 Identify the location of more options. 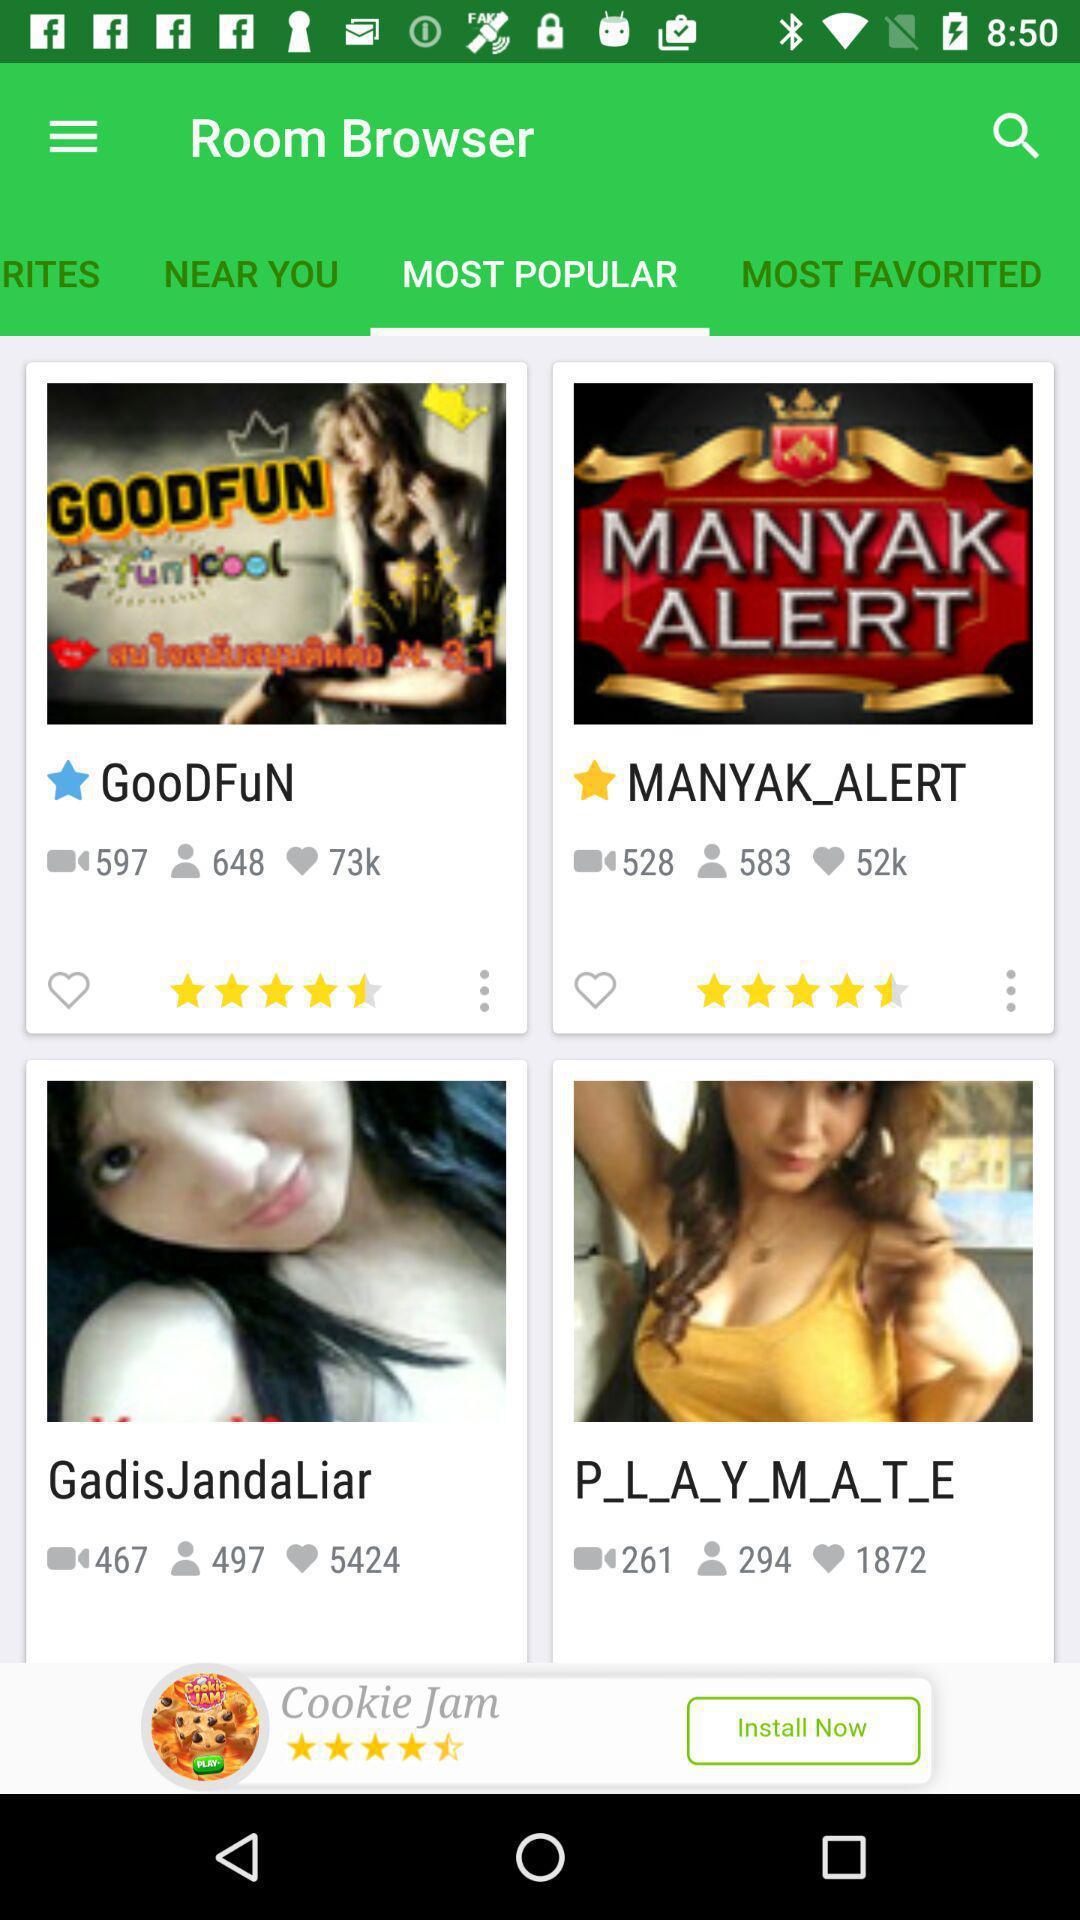
(1008, 988).